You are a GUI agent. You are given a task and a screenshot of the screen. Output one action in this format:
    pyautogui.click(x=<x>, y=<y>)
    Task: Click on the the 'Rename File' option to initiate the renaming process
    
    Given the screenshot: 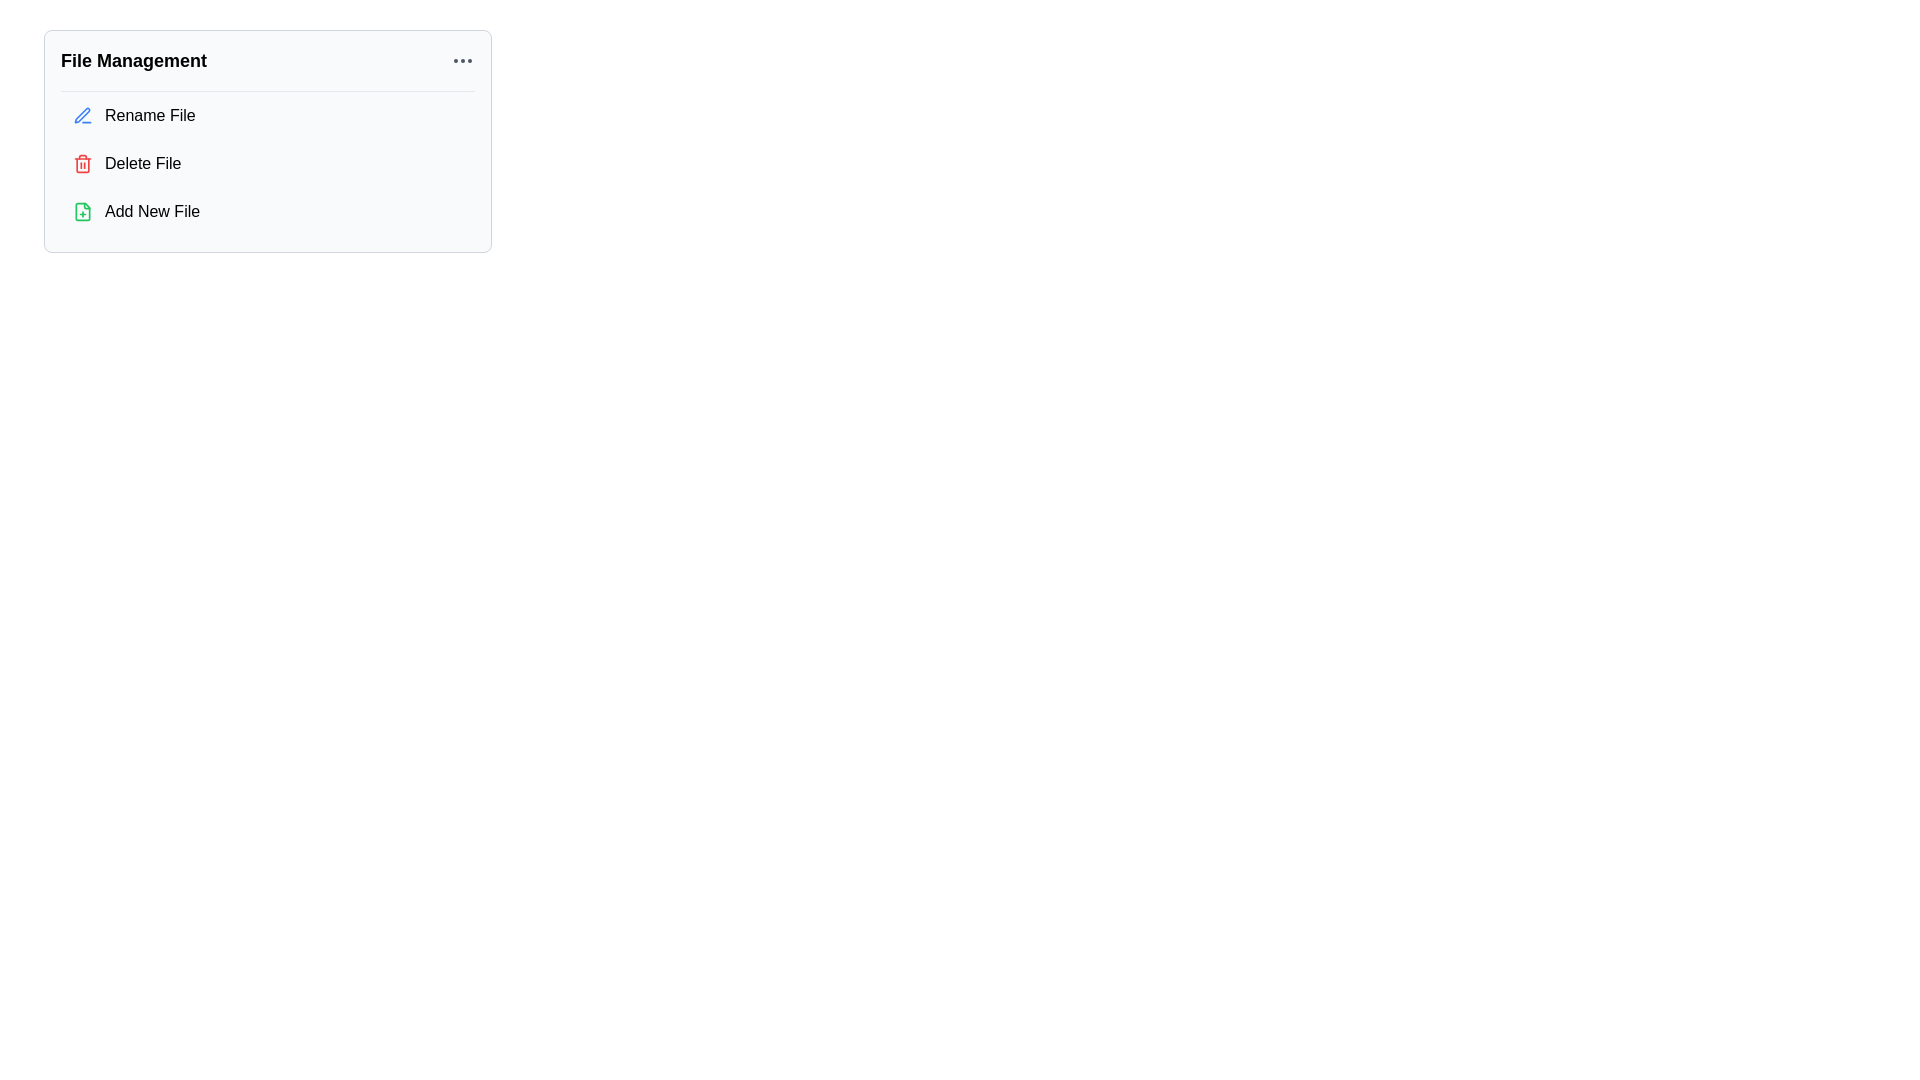 What is the action you would take?
    pyautogui.click(x=267, y=115)
    